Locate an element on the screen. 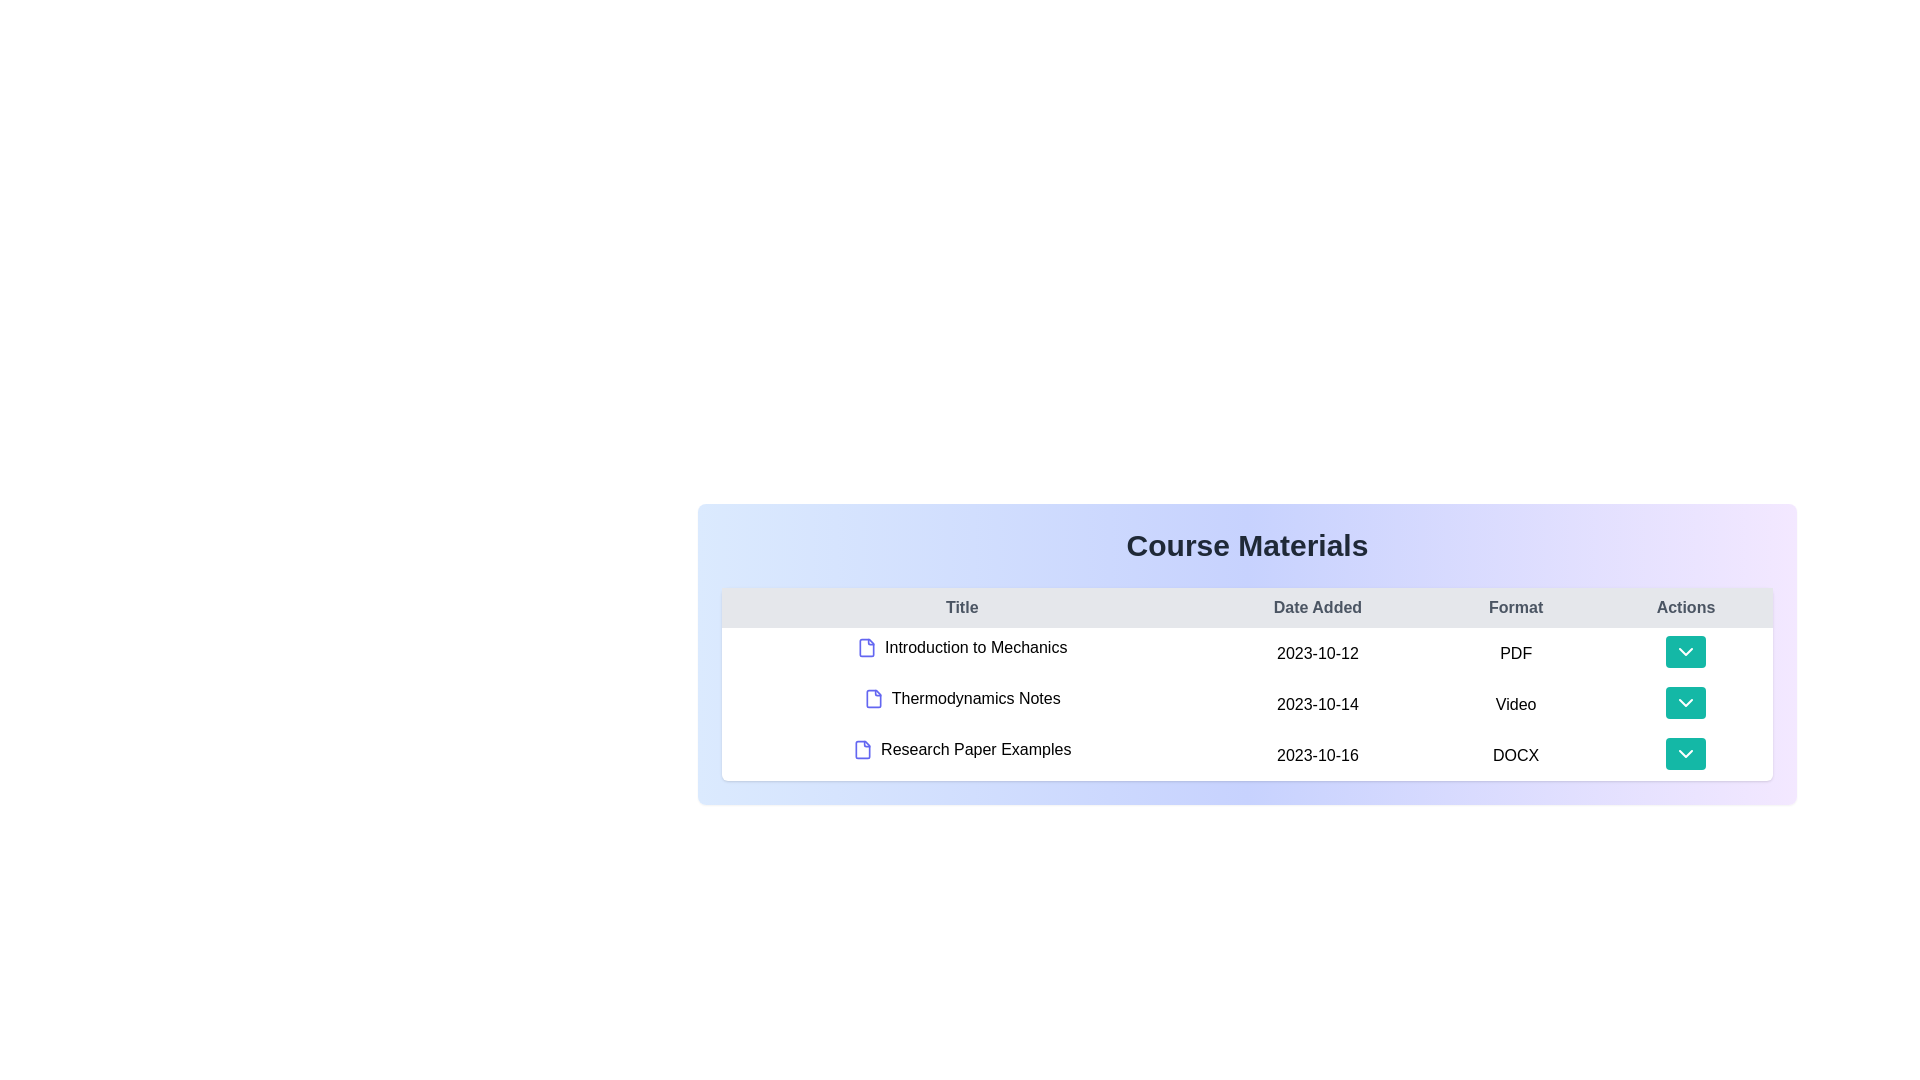 The height and width of the screenshot is (1080, 1920). the image/icon representing the file or document linked to 'Research Paper Examples' in the third row of the table under the 'Title' column is located at coordinates (863, 749).